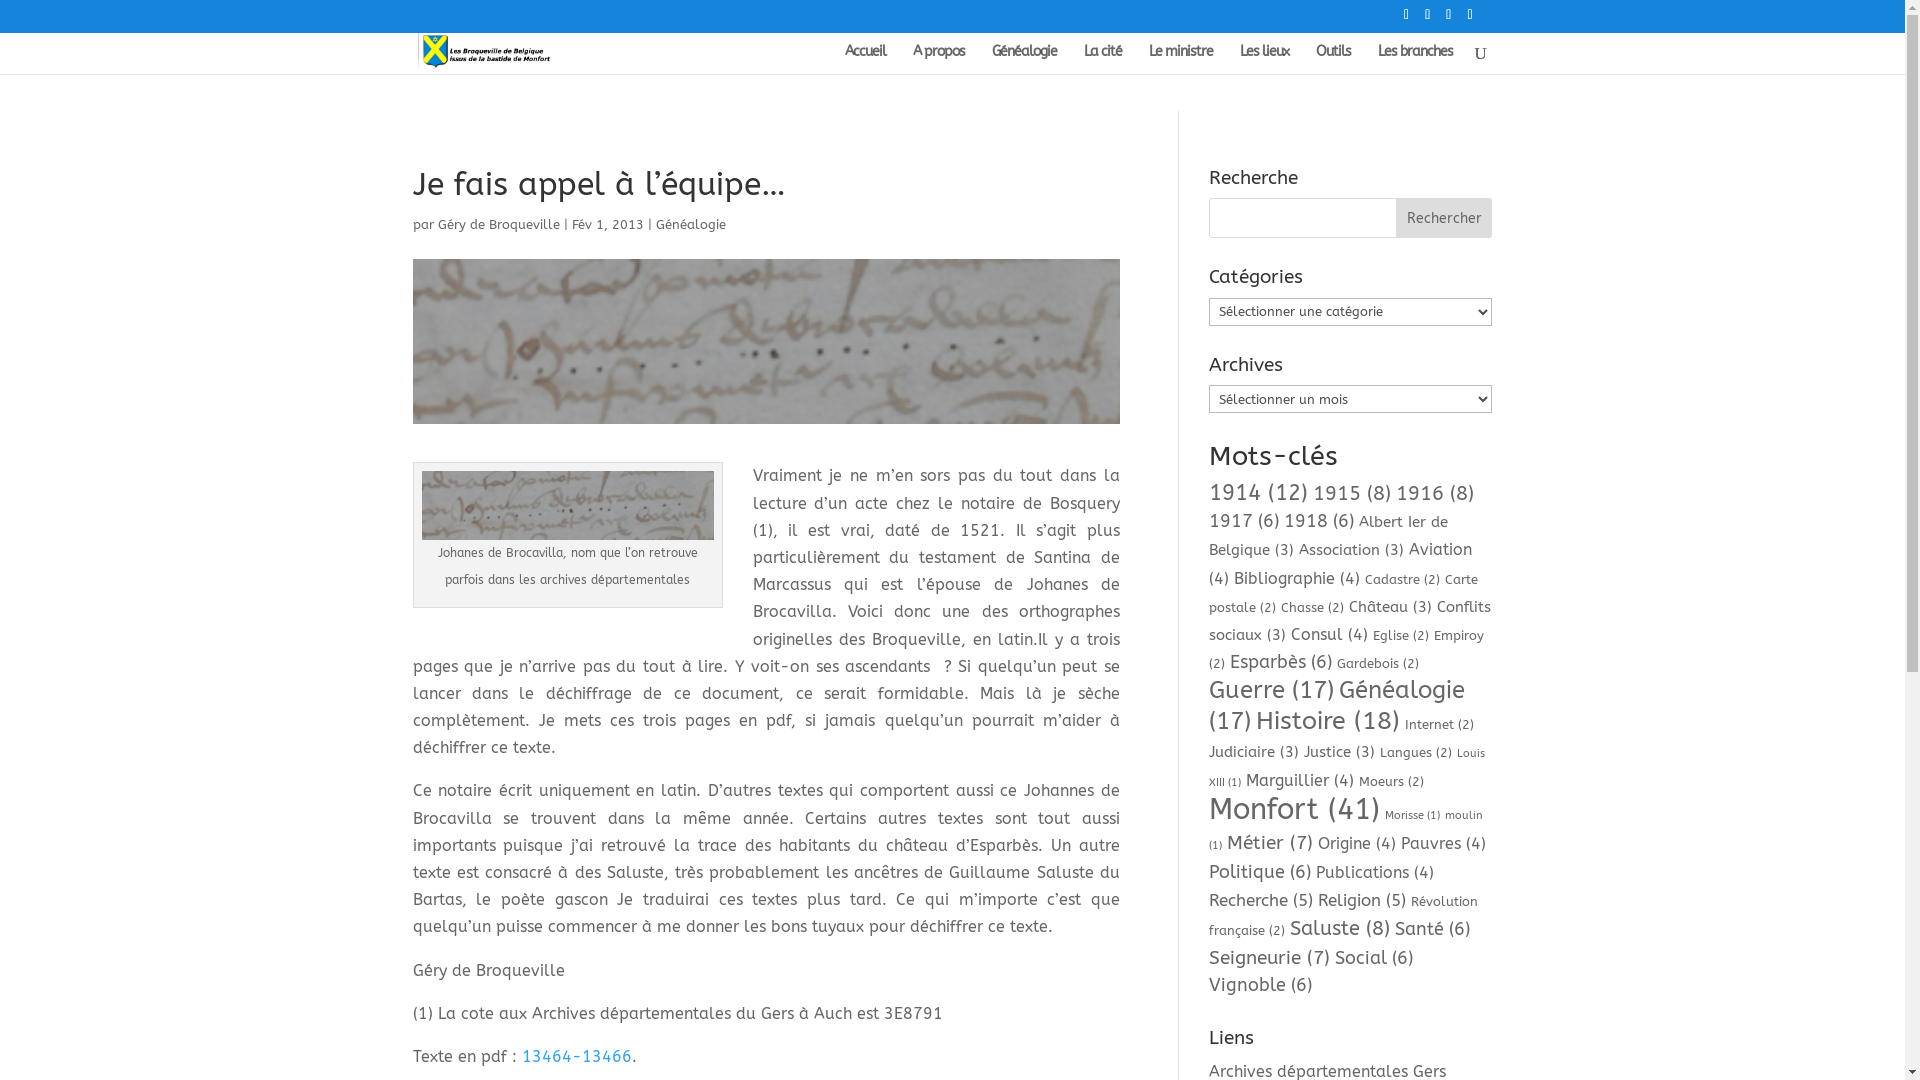 This screenshot has height=1080, width=1920. What do you see at coordinates (1343, 592) in the screenshot?
I see `'Carte postale (2)'` at bounding box center [1343, 592].